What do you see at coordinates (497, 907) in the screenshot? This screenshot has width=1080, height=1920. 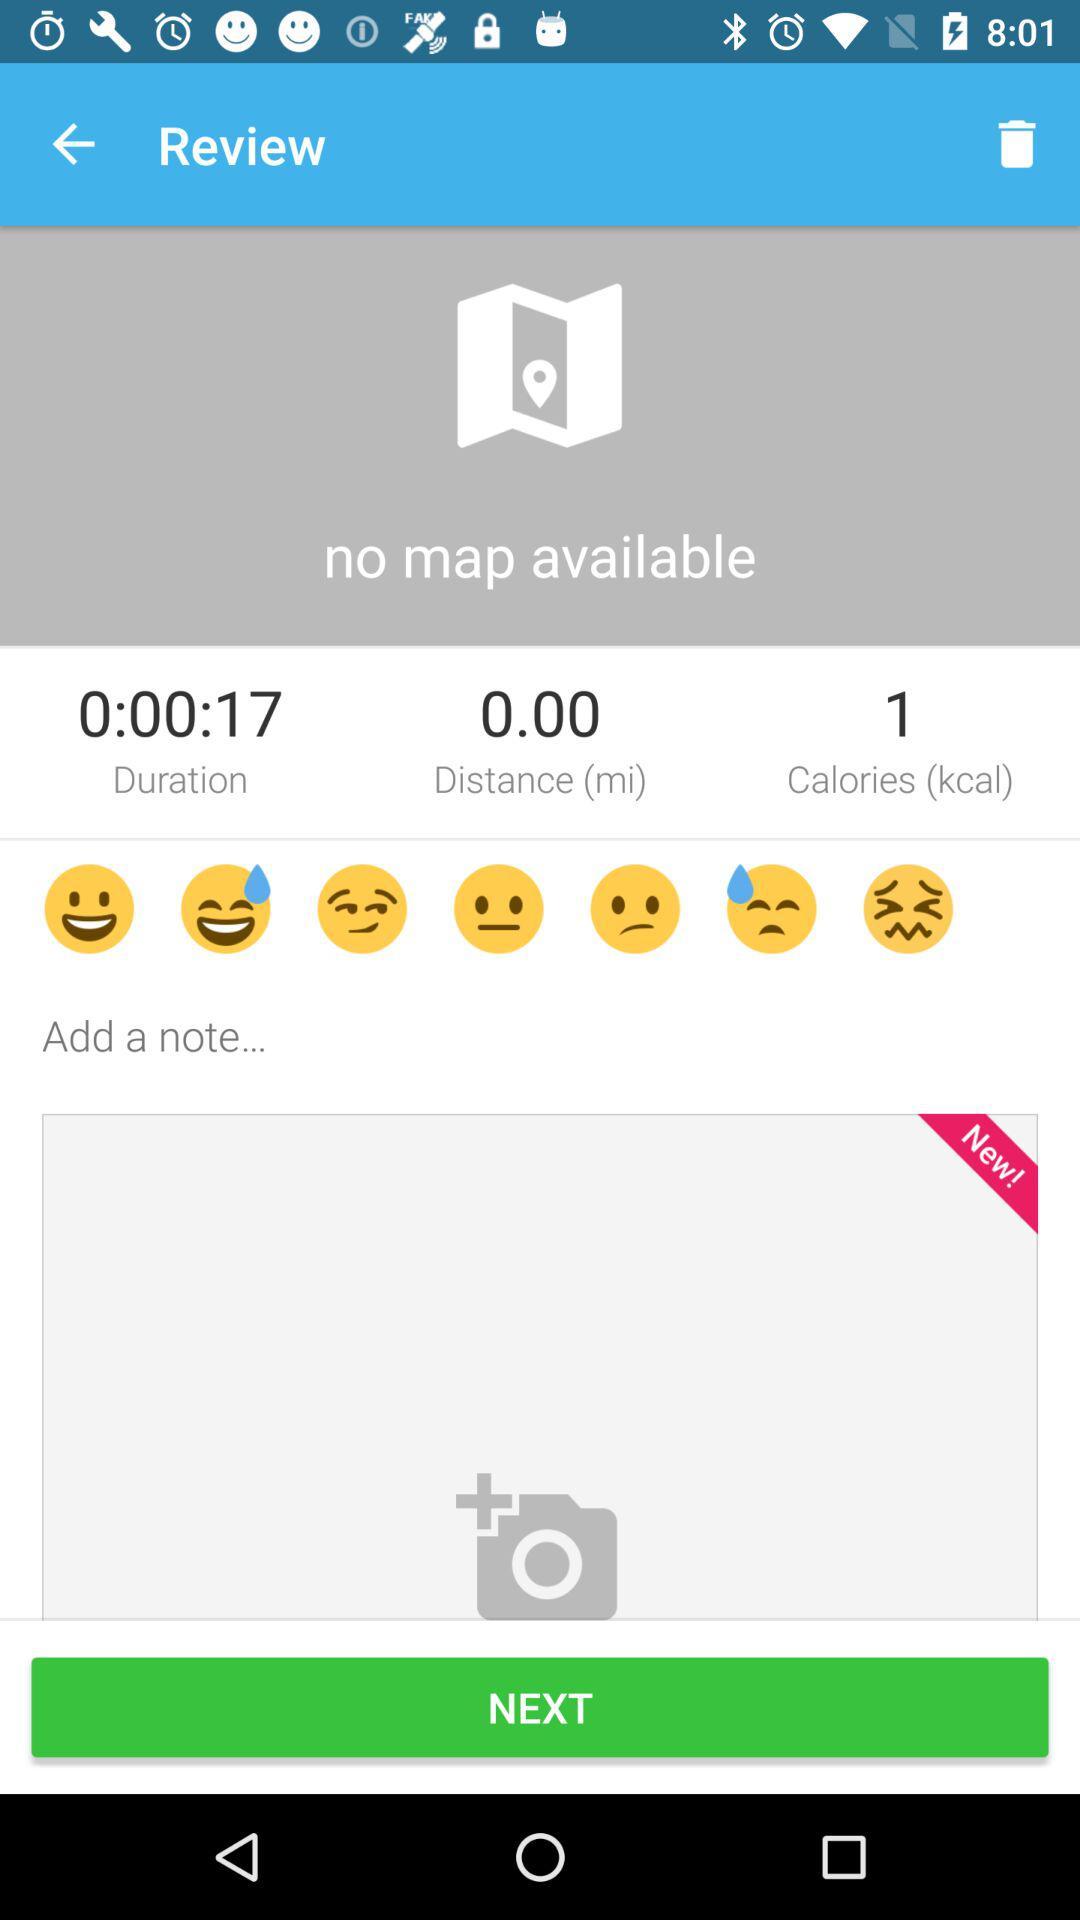 I see `the emoji icon` at bounding box center [497, 907].